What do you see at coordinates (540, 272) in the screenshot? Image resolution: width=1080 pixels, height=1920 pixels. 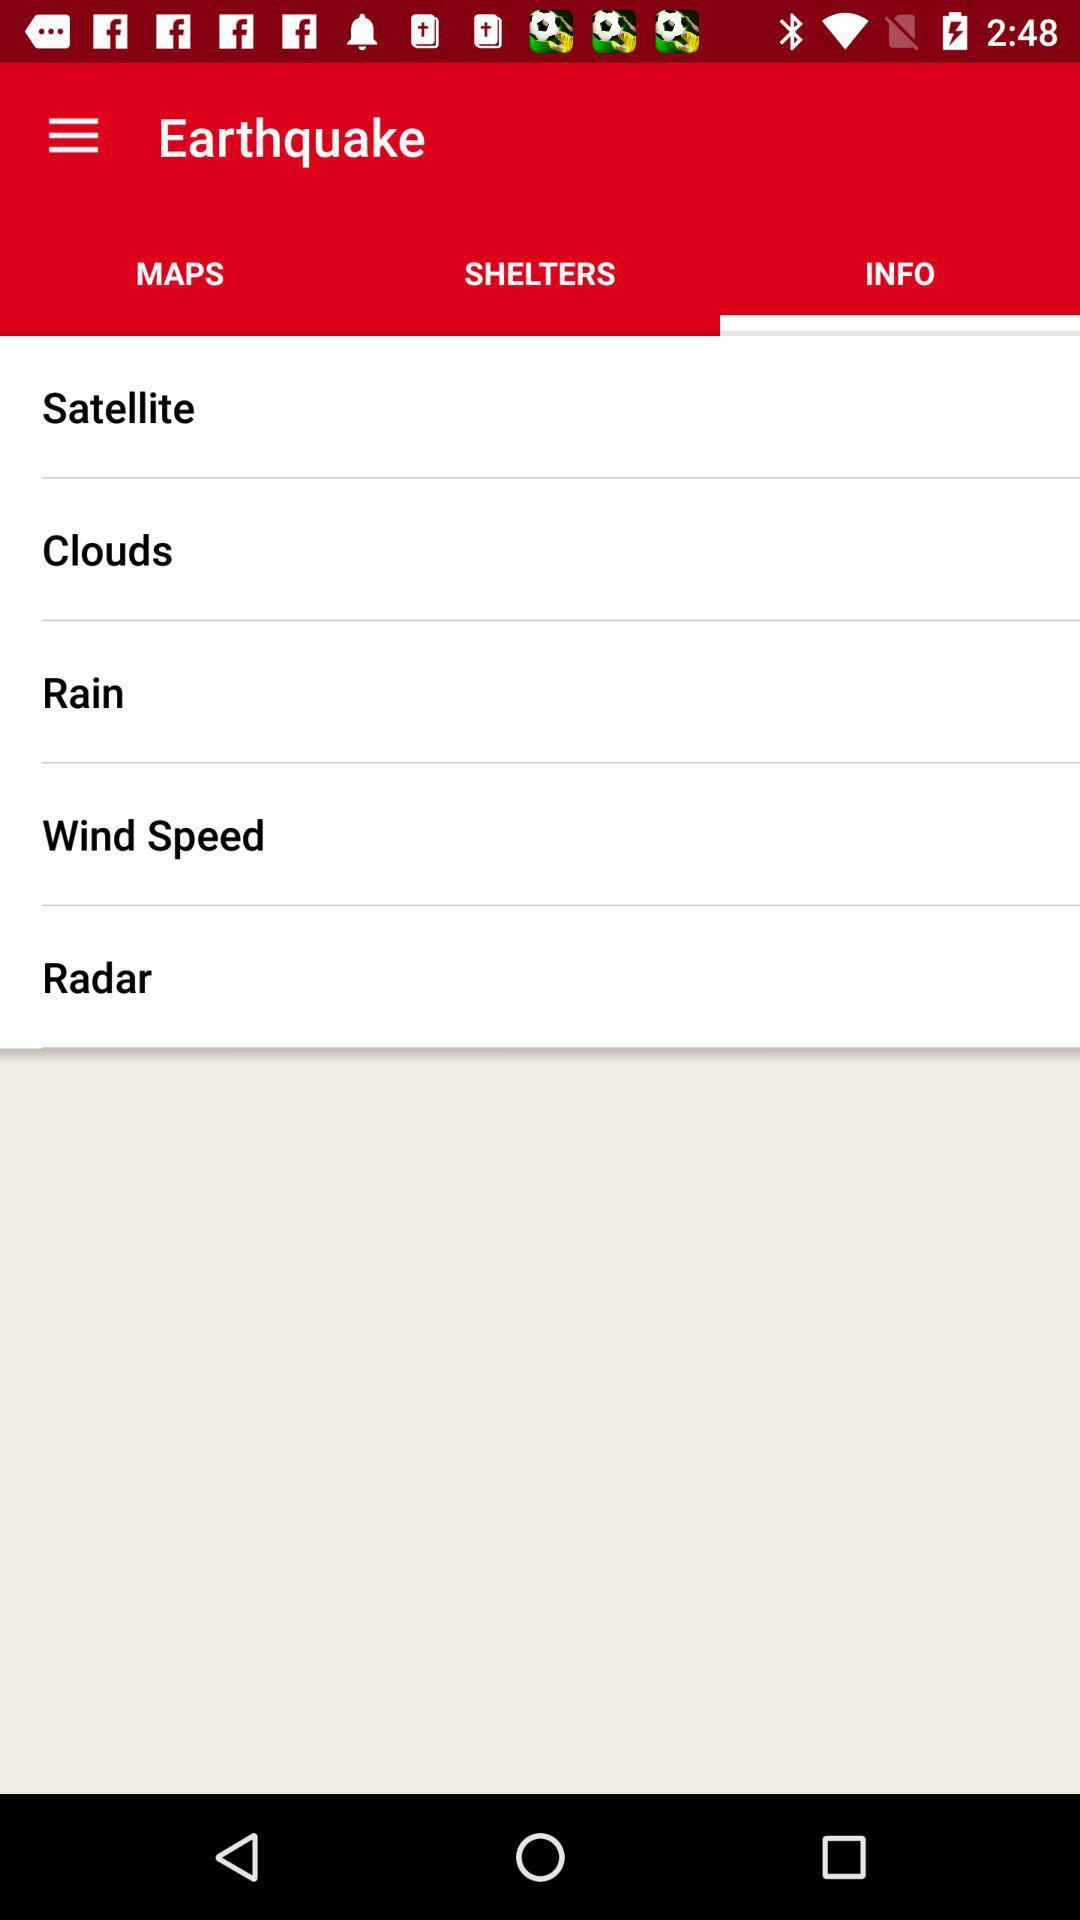 I see `the app next to the maps app` at bounding box center [540, 272].